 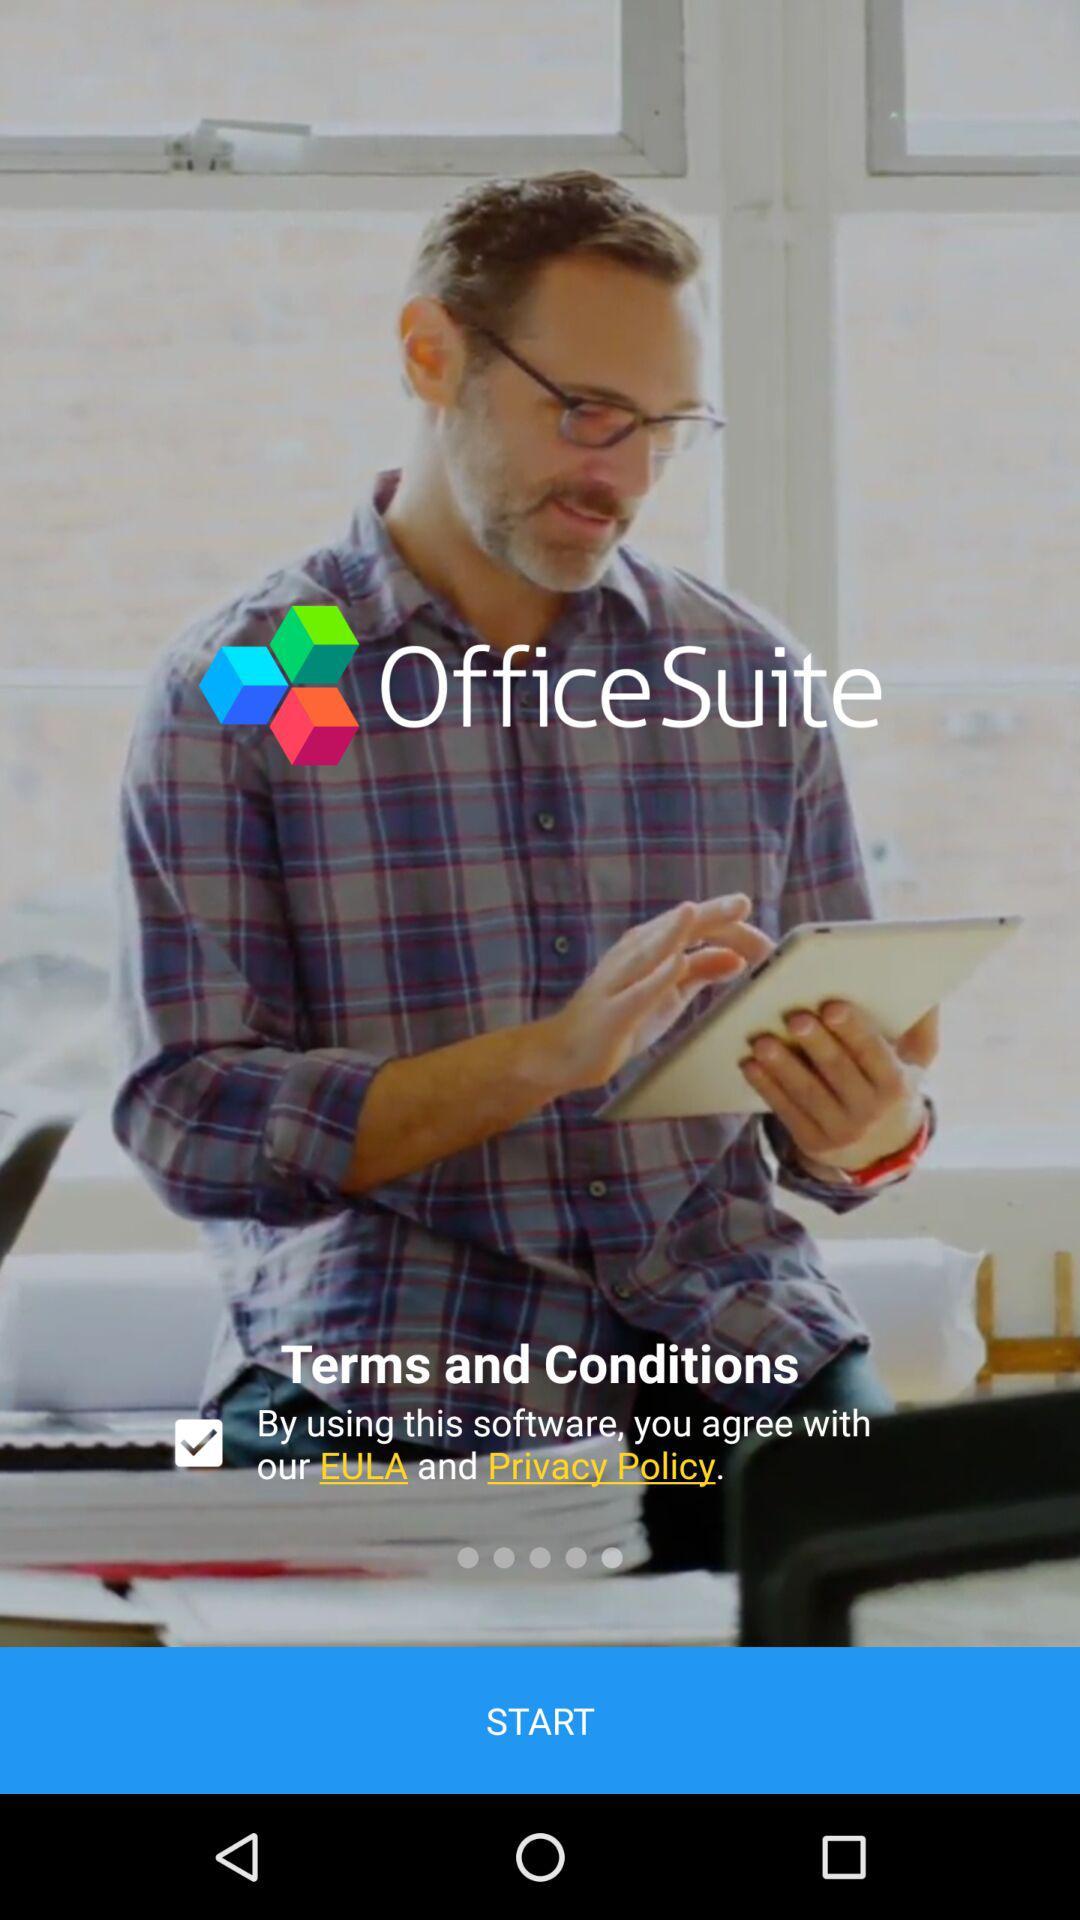 I want to click on the second circle which is above start button on page, so click(x=503, y=1556).